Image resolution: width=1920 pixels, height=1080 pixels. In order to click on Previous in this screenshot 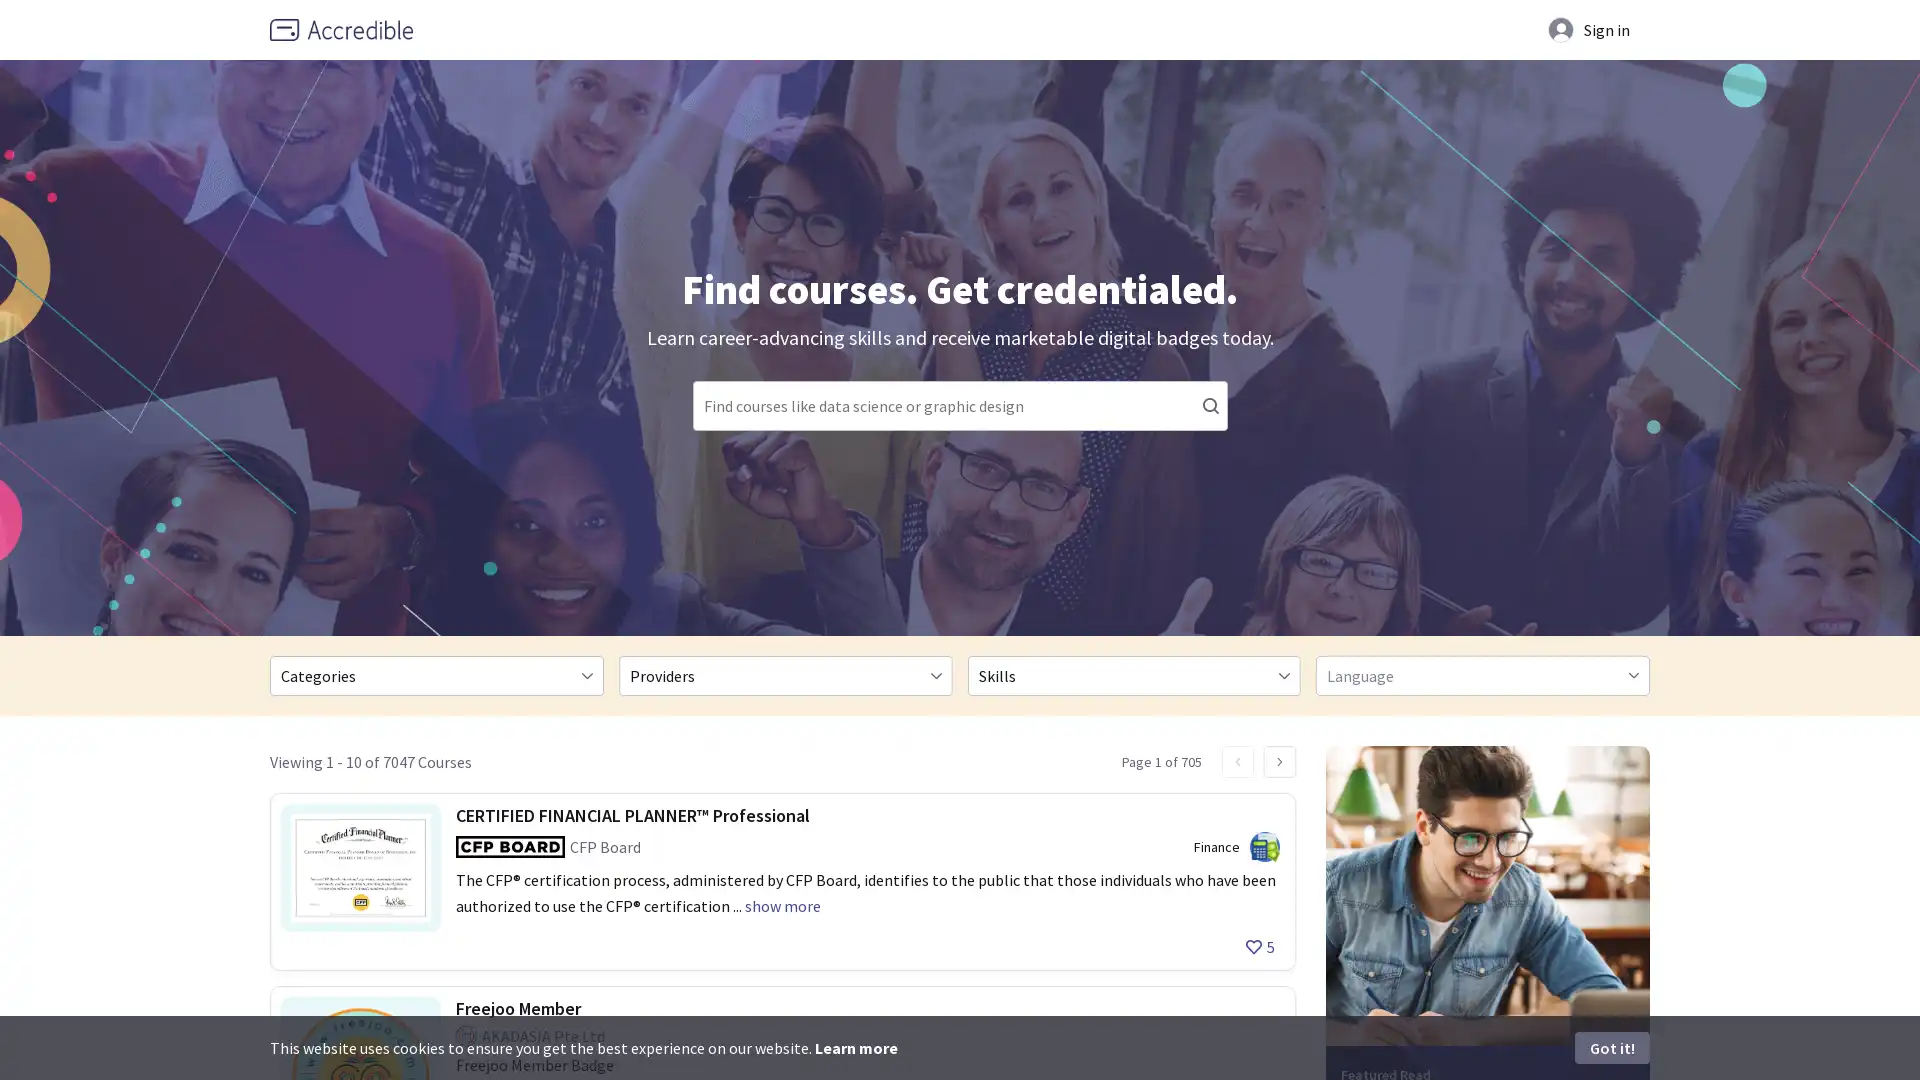, I will do `click(1237, 762)`.